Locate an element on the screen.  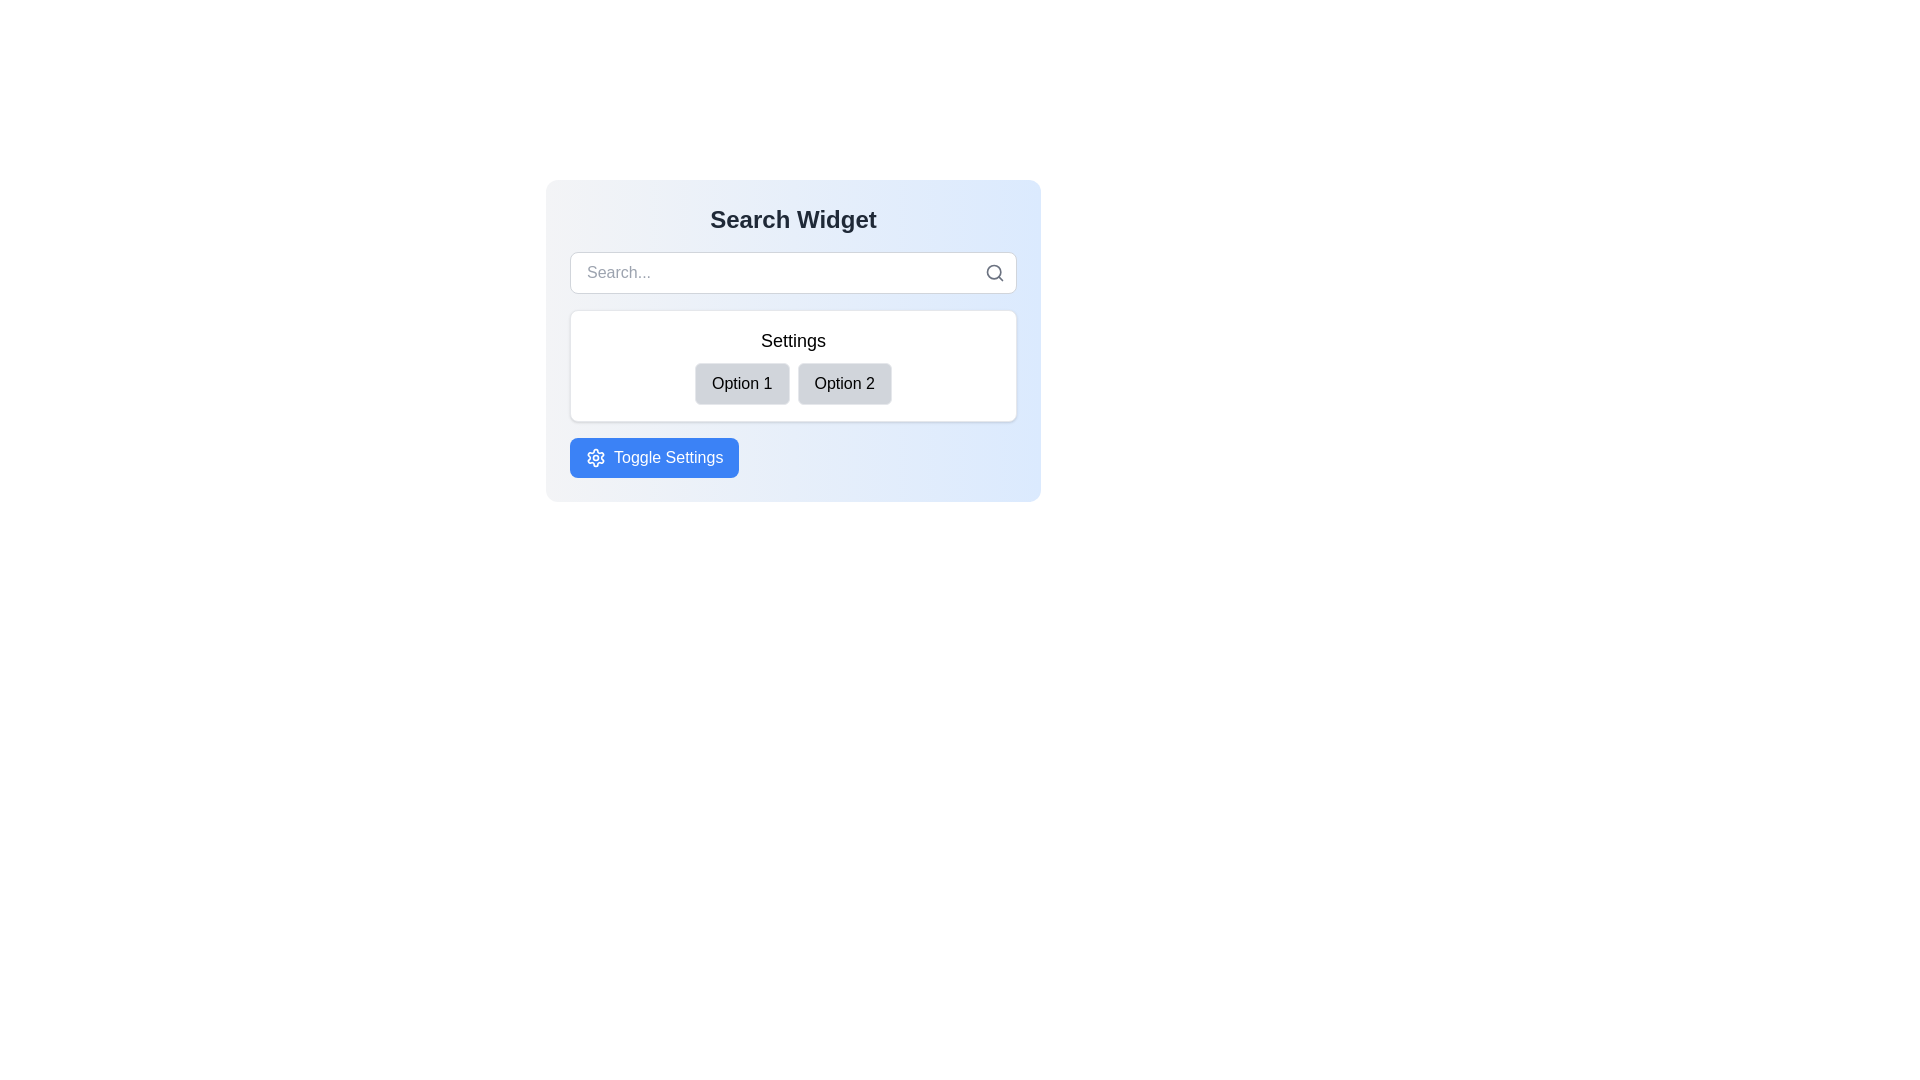
the decorative Static Icon that symbolizes settings or configurations, located beneath the 'Toggle Settings' button in the UI layout is located at coordinates (594, 458).